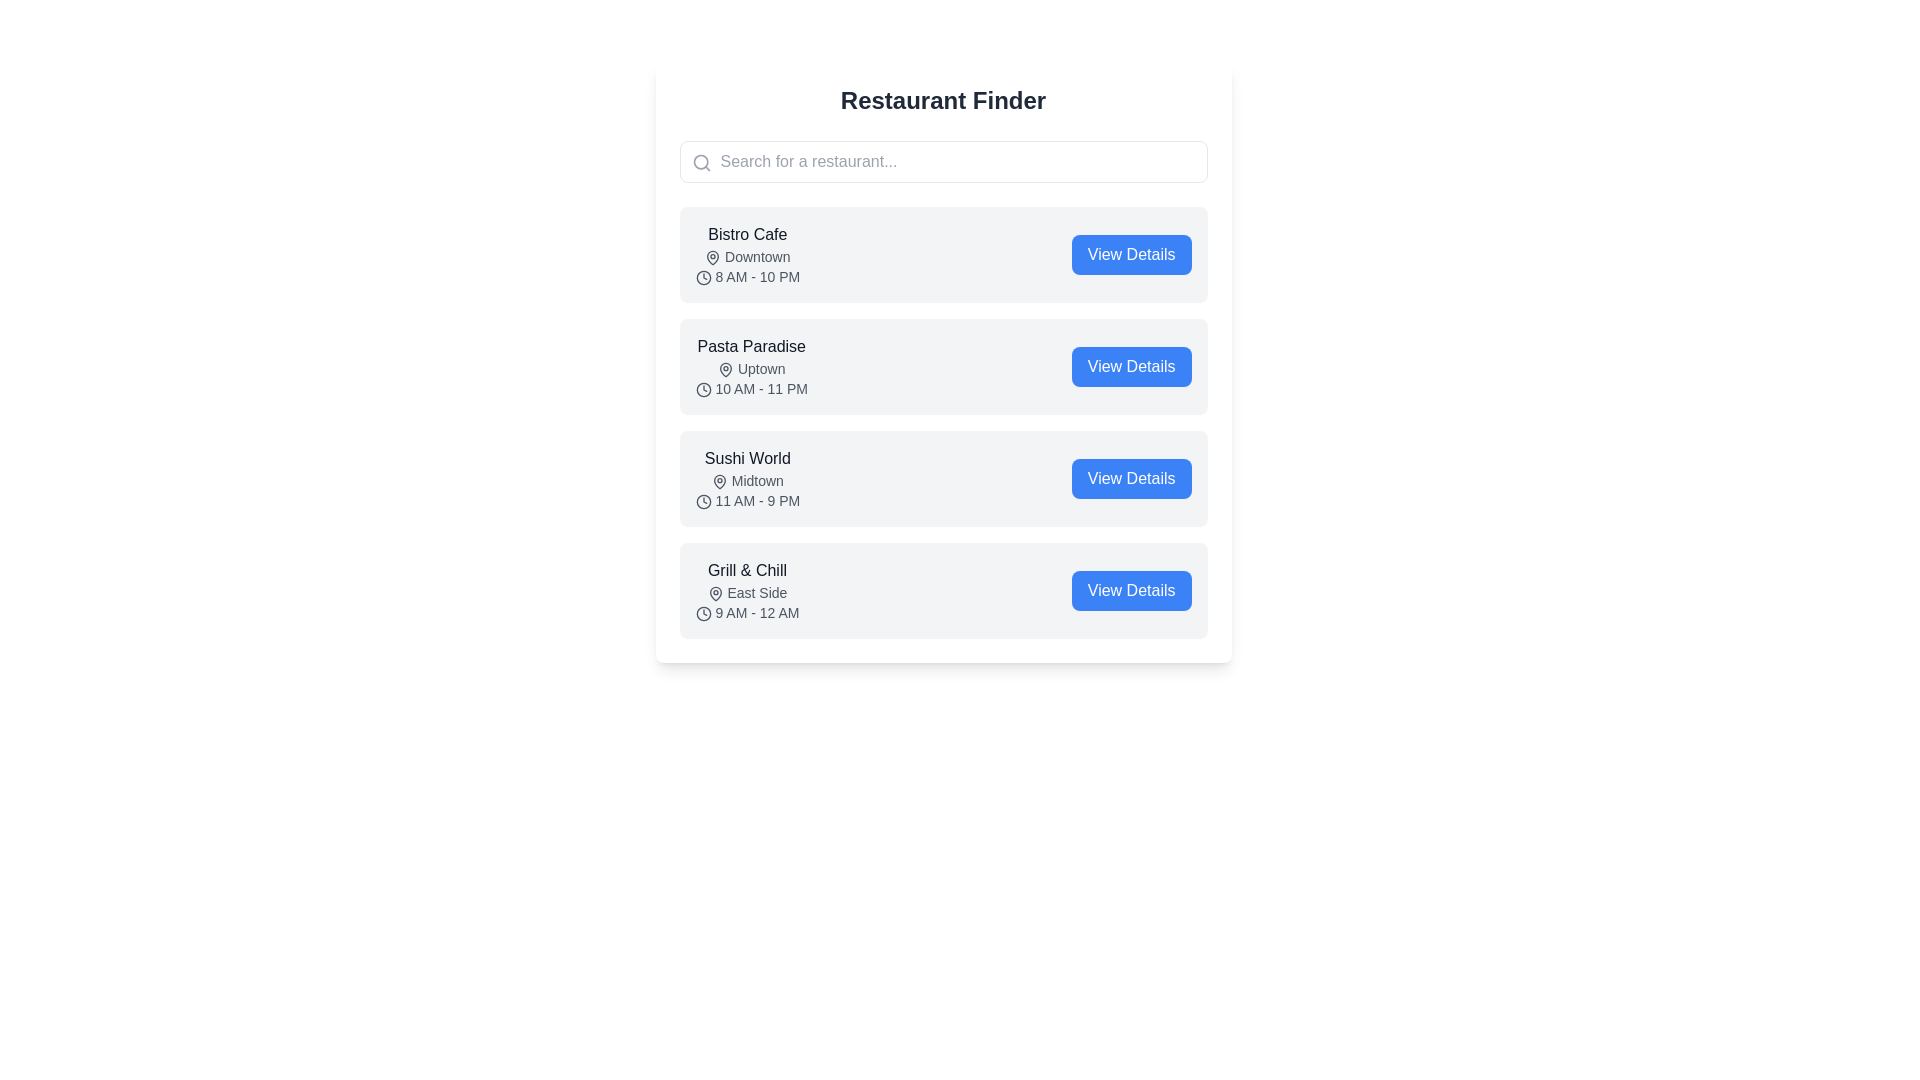  I want to click on the clock icon next to the text '9 AM - 12 AM' in the restaurant 'Grill & Chill' for potential interaction, so click(703, 613).